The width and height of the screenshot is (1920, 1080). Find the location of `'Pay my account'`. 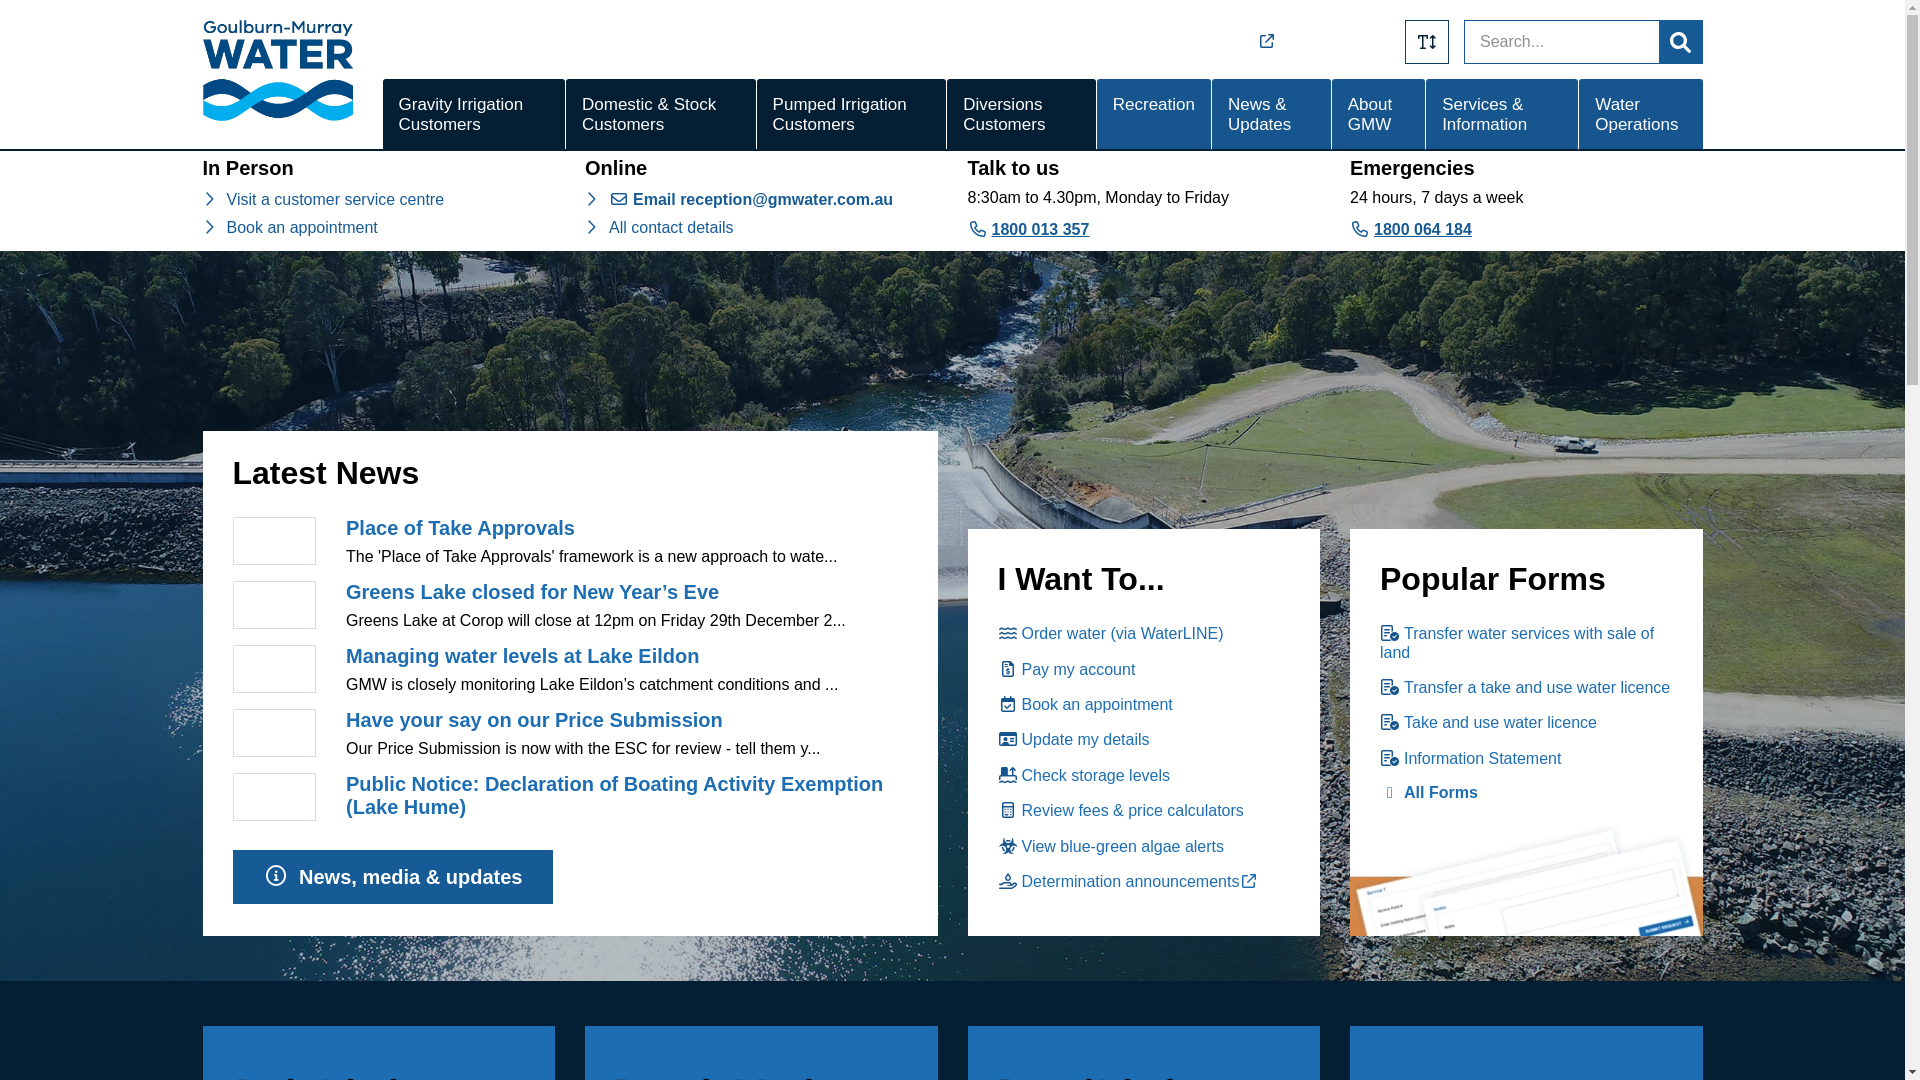

'Pay my account' is located at coordinates (1065, 669).